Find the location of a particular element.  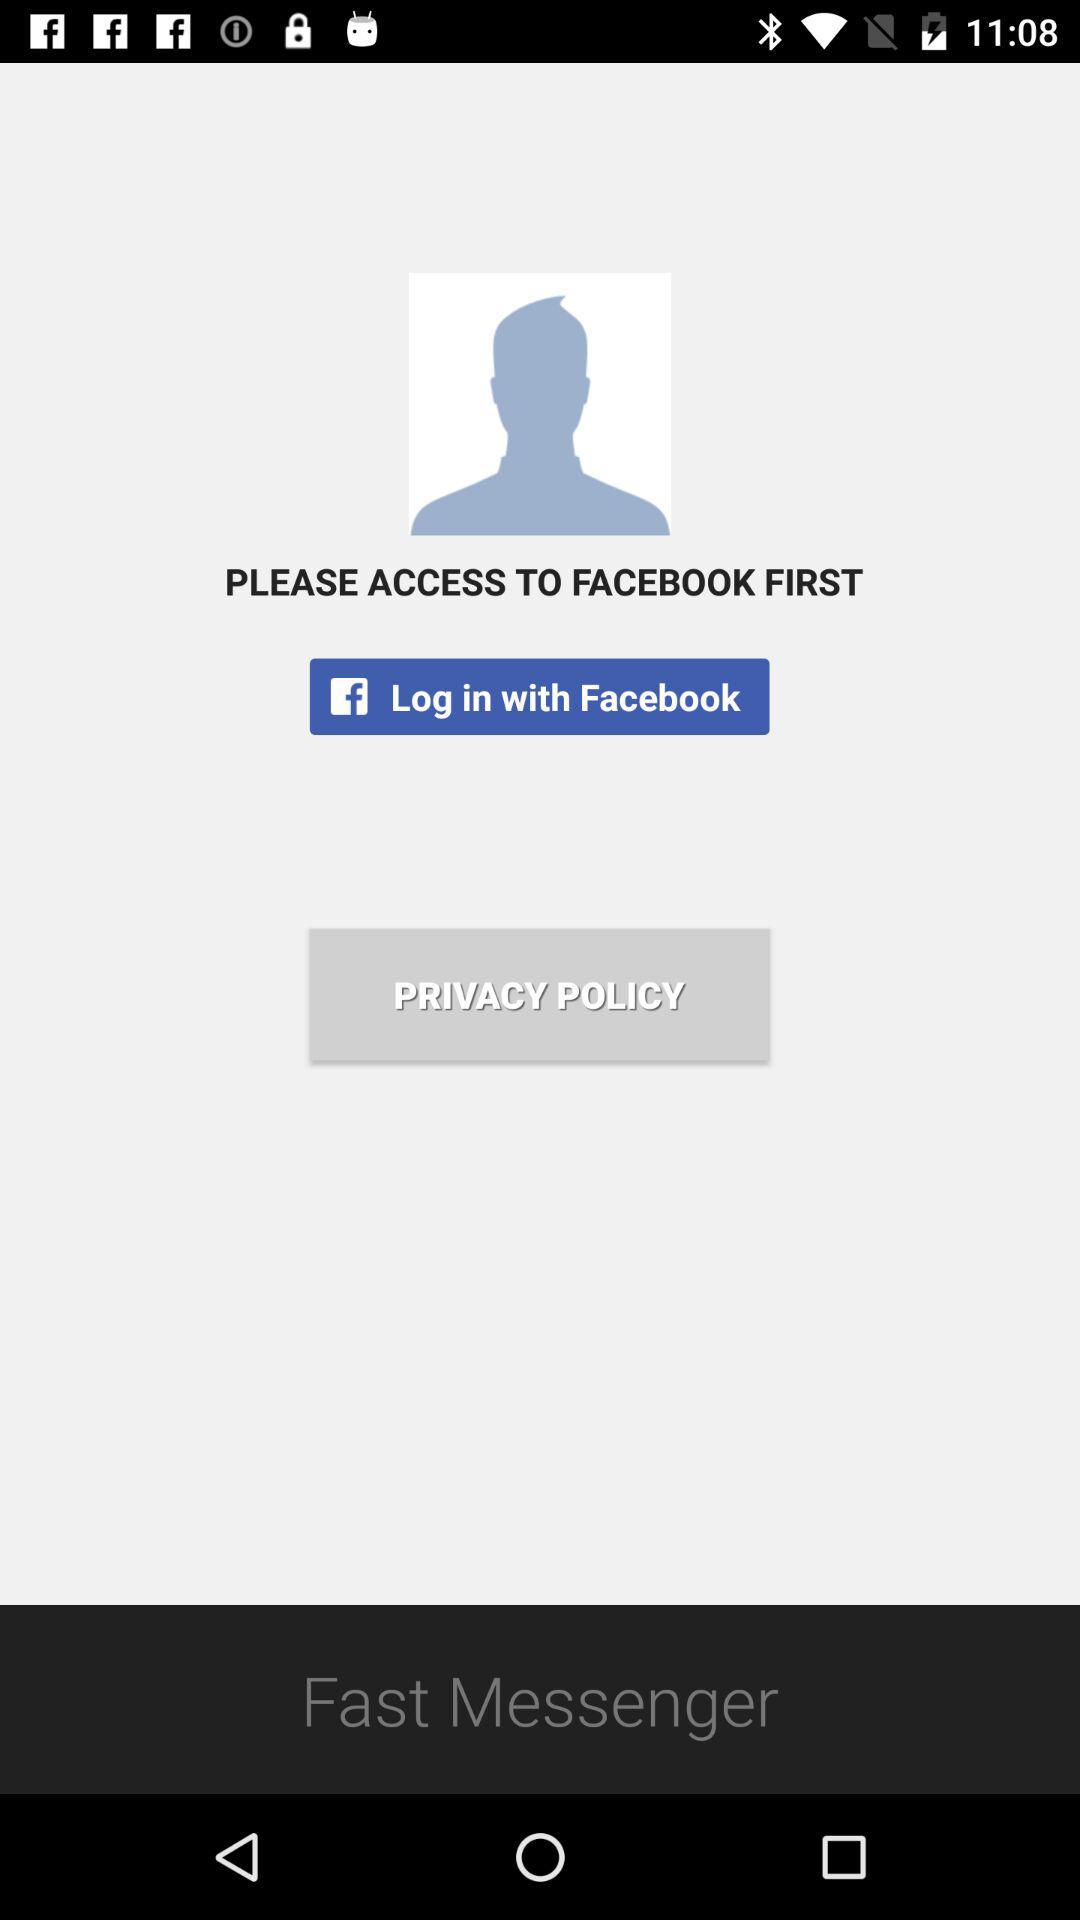

privacy policy item is located at coordinates (538, 994).